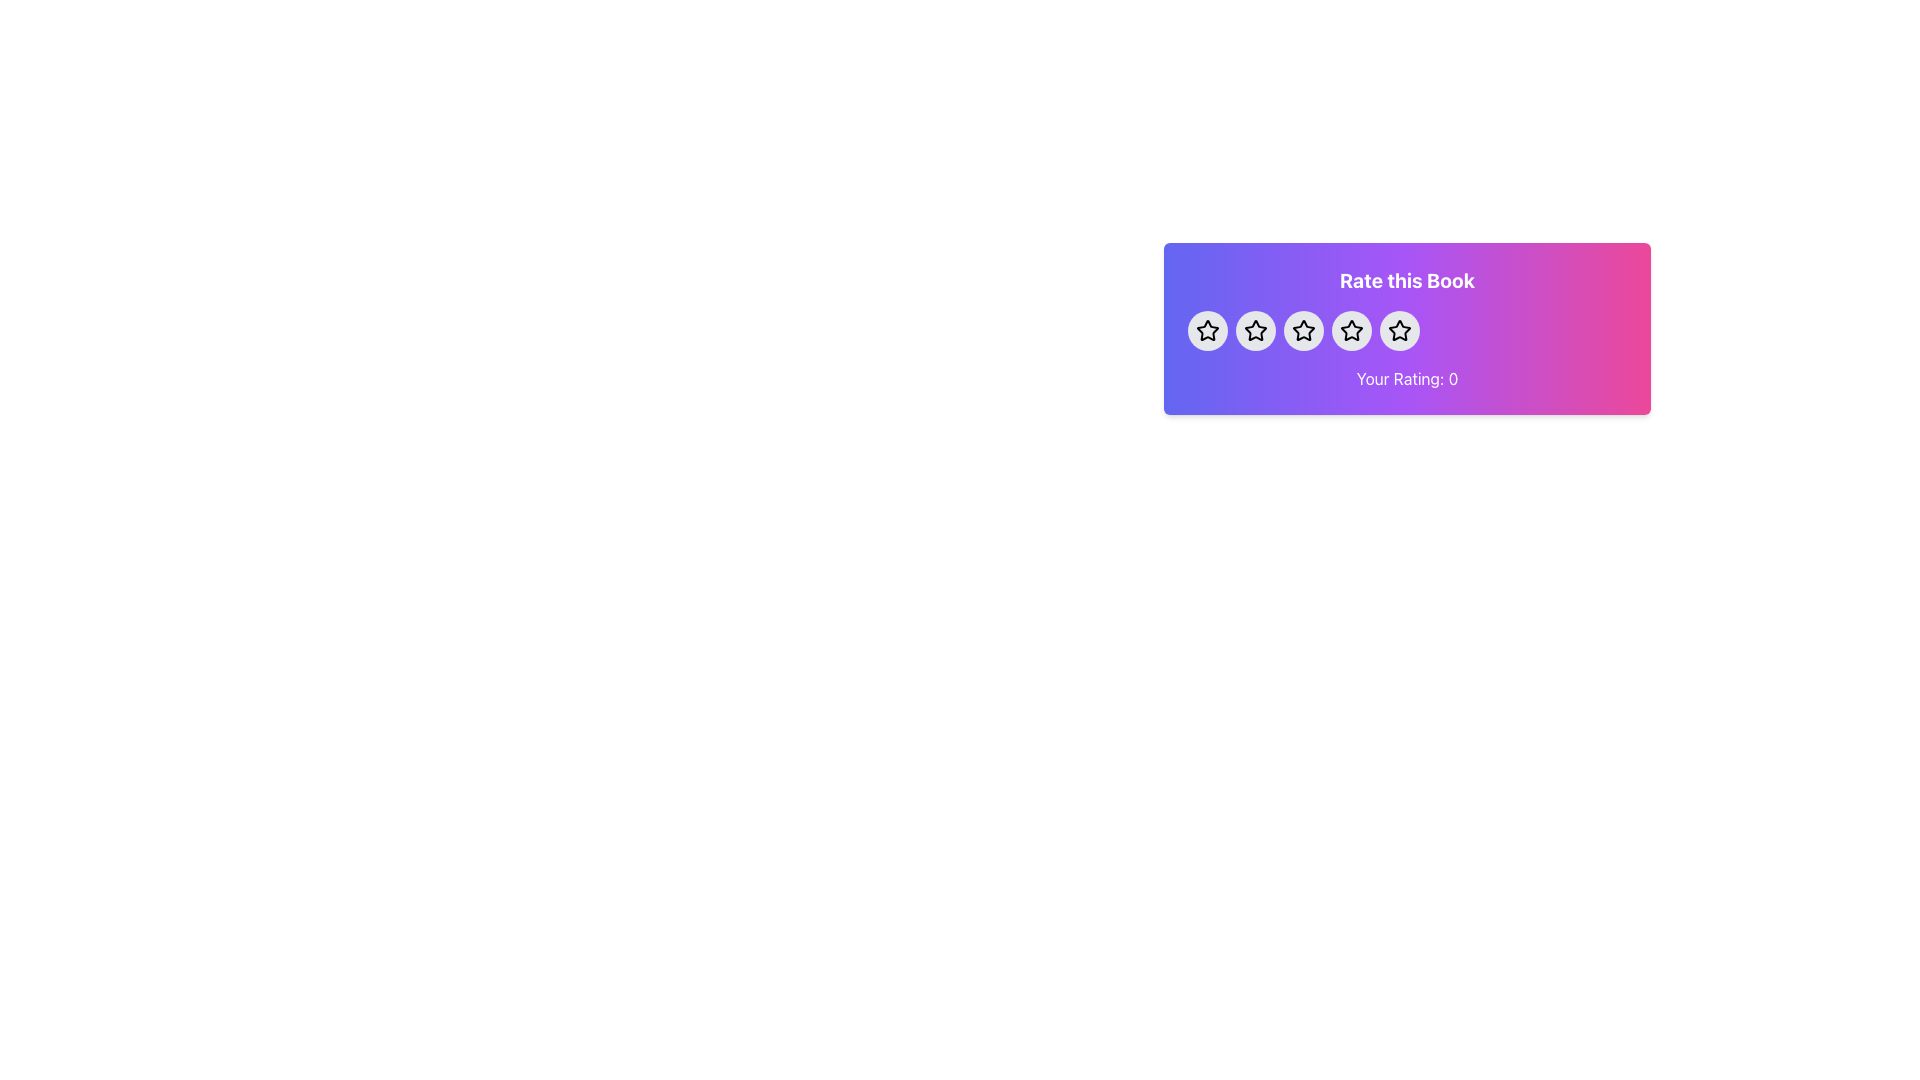  Describe the element at coordinates (1205, 329) in the screenshot. I see `the first rating star icon` at that location.